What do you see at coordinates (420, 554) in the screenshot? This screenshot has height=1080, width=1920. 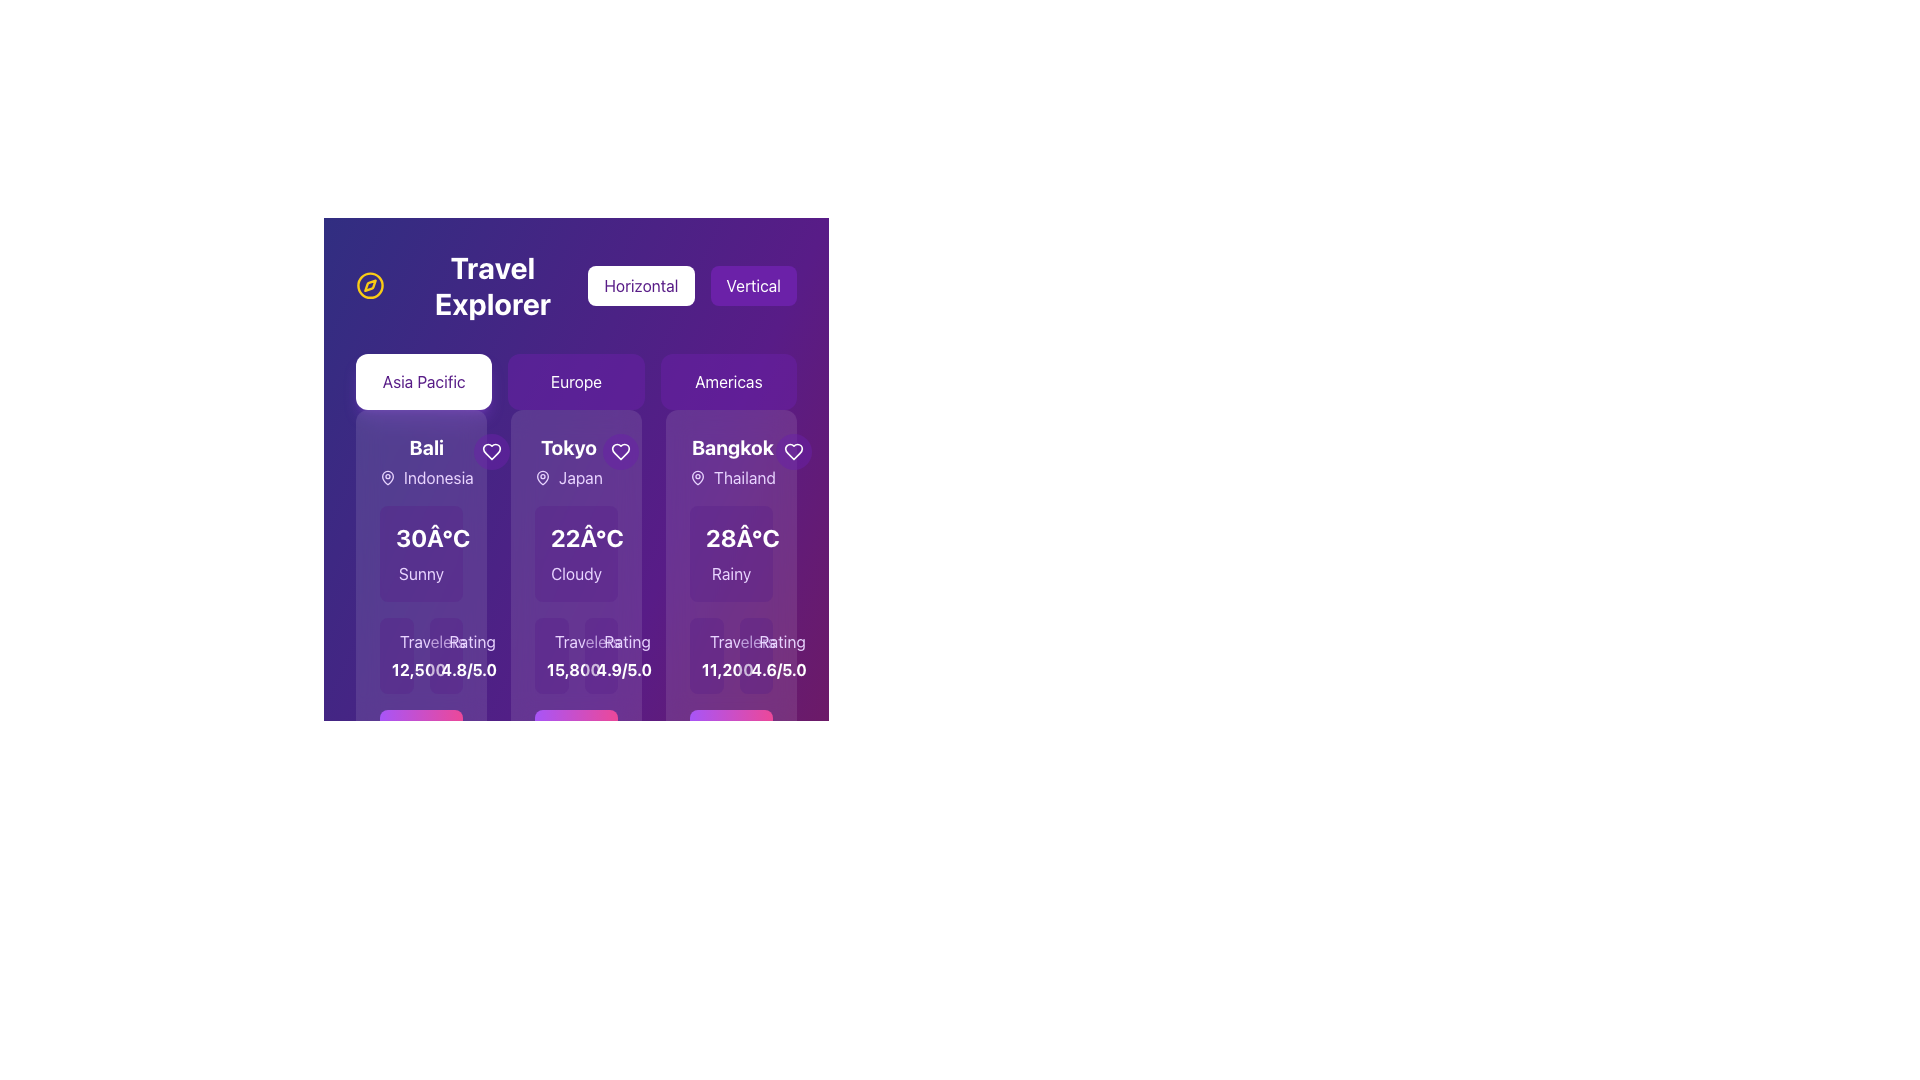 I see `the Weather Information Display that shows the current temperature and weather condition for 'Bali, Indonesia', located in the first column of the 'Asia Pacific' tab, beneath the 'Bali Indonesia' section header` at bounding box center [420, 554].